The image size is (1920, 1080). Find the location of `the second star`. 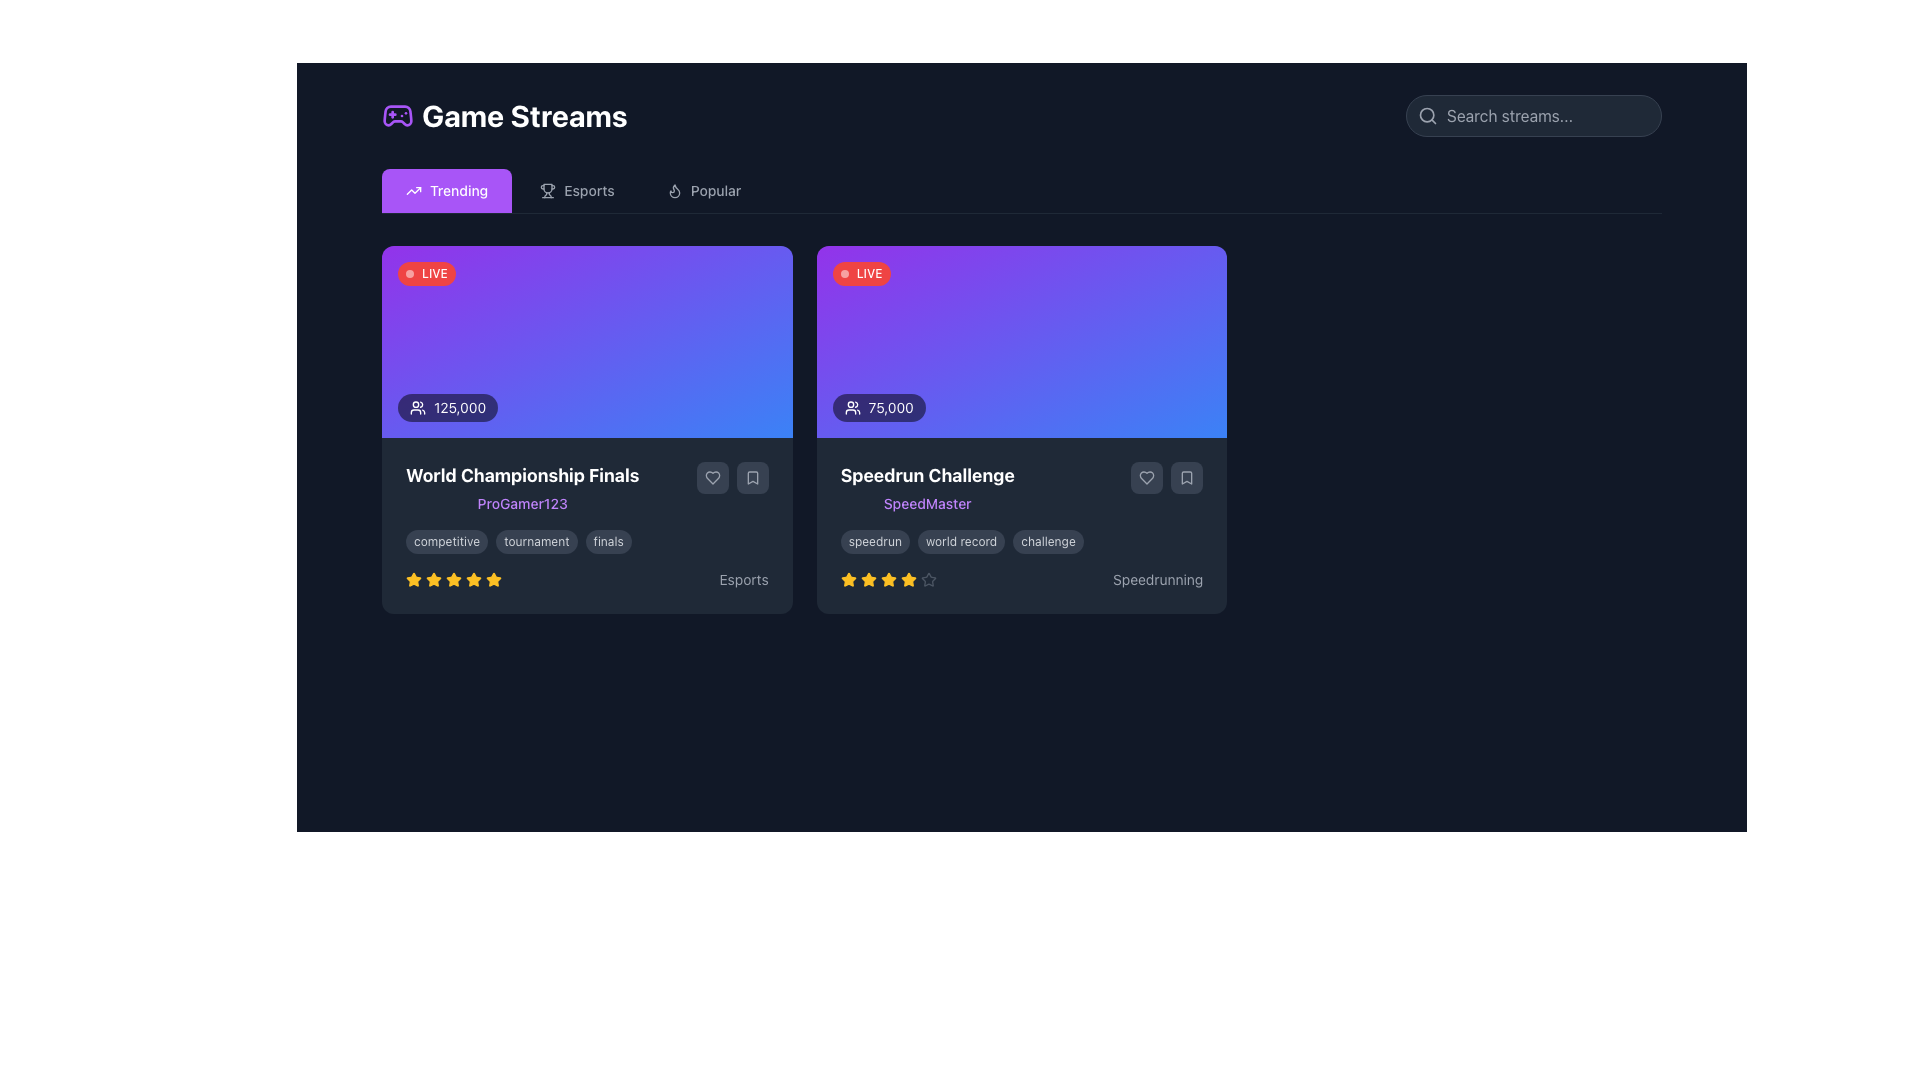

the second star is located at coordinates (887, 579).